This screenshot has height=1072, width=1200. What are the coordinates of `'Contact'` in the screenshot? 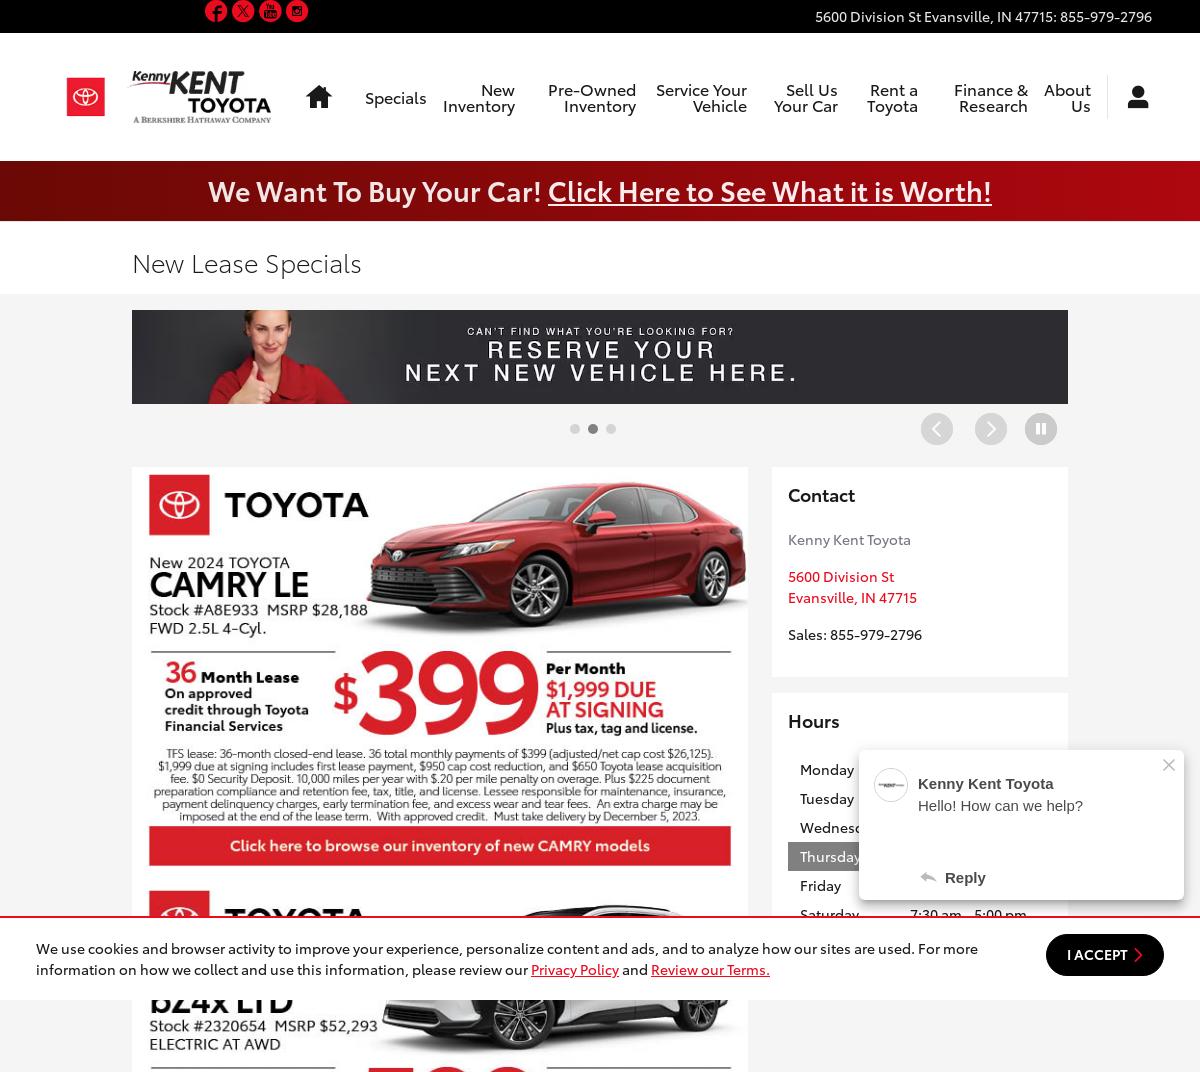 It's located at (820, 493).